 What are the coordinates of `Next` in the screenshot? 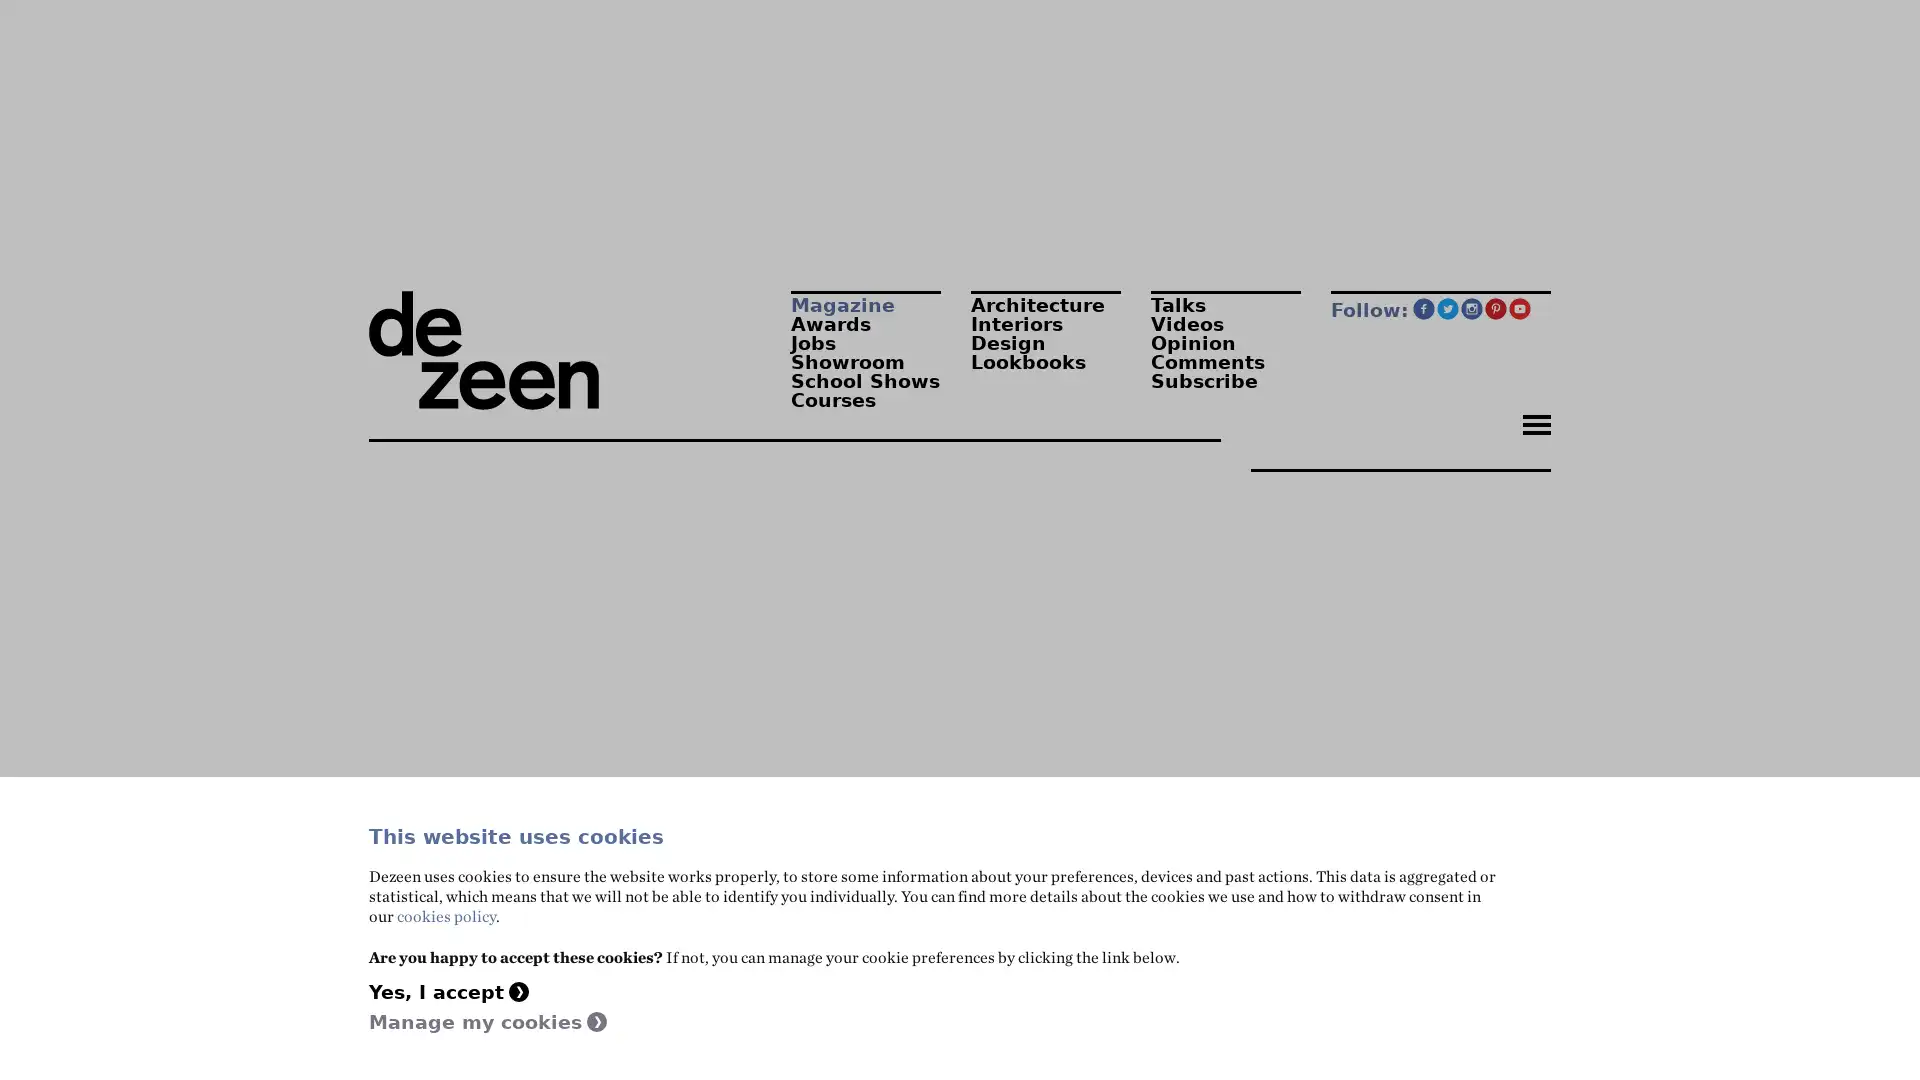 It's located at (1228, 737).